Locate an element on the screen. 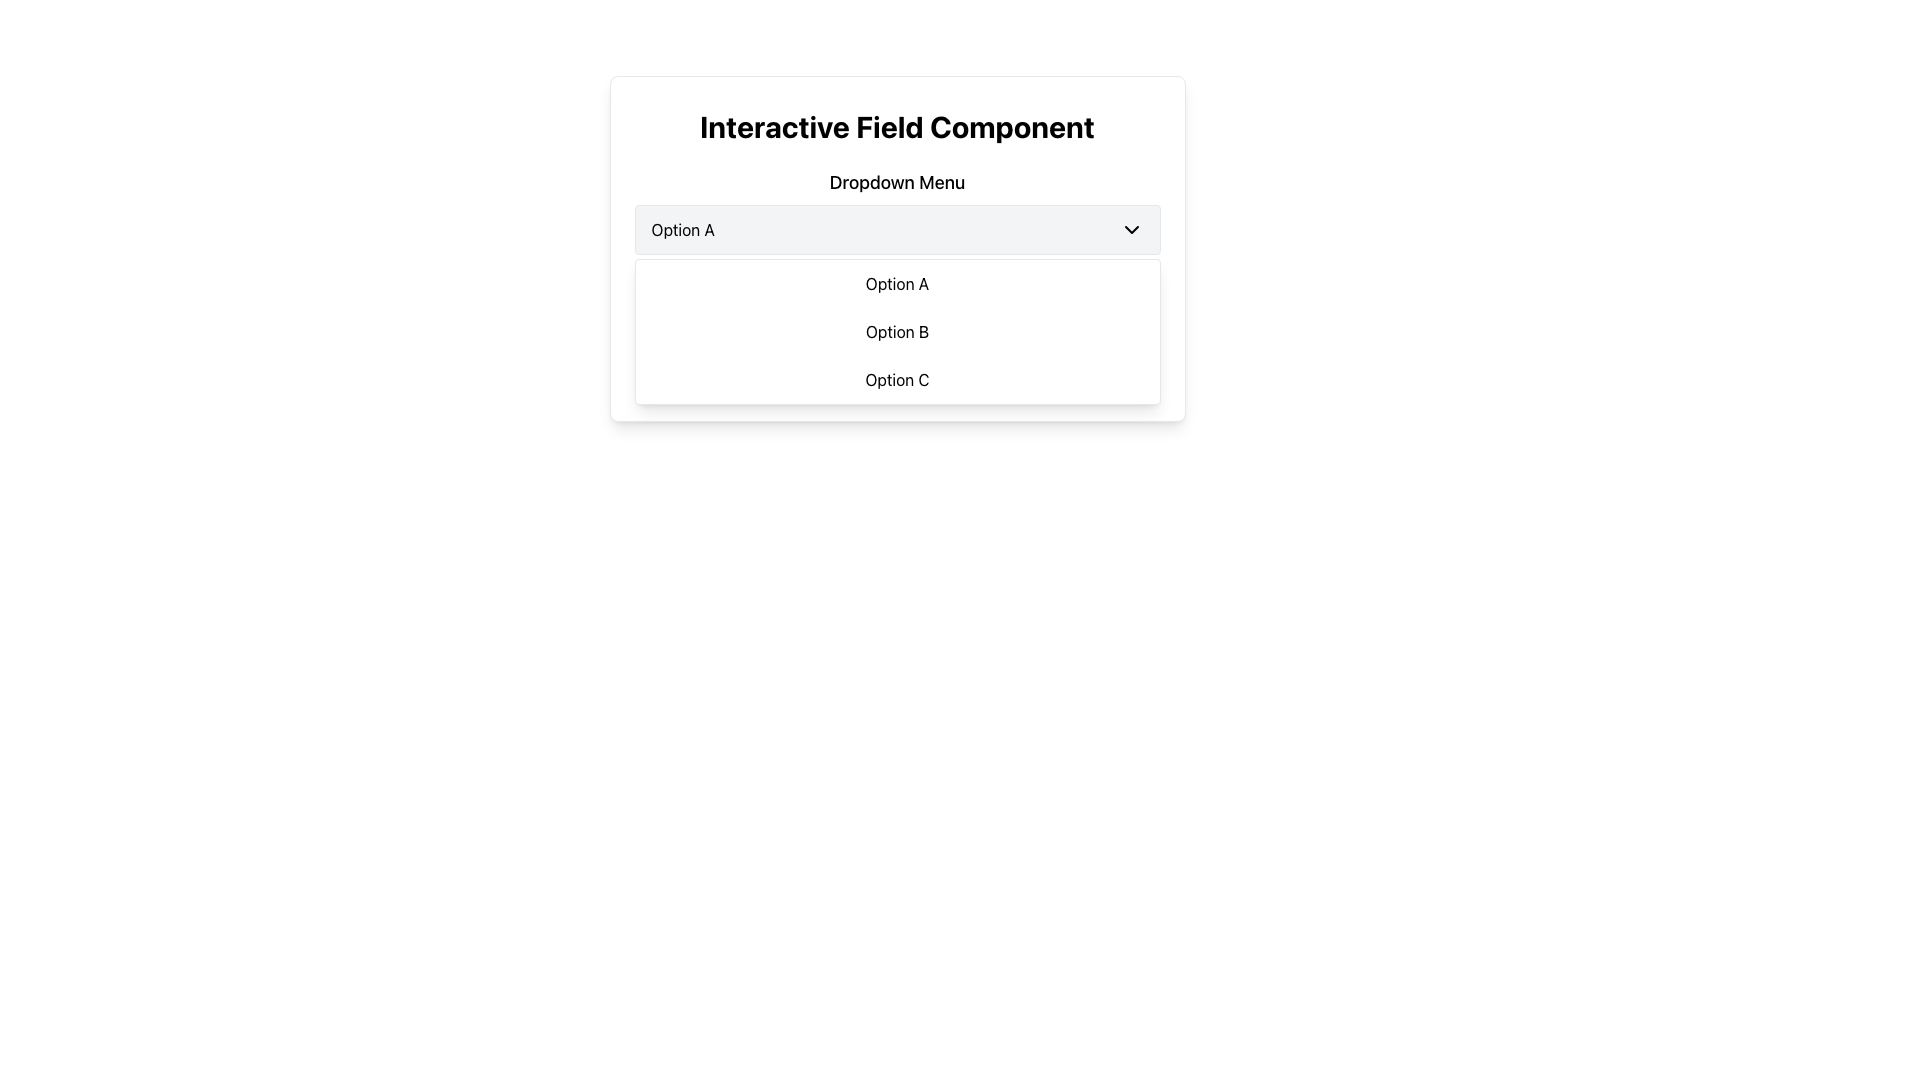  the first option in the dropdown menu is located at coordinates (896, 284).